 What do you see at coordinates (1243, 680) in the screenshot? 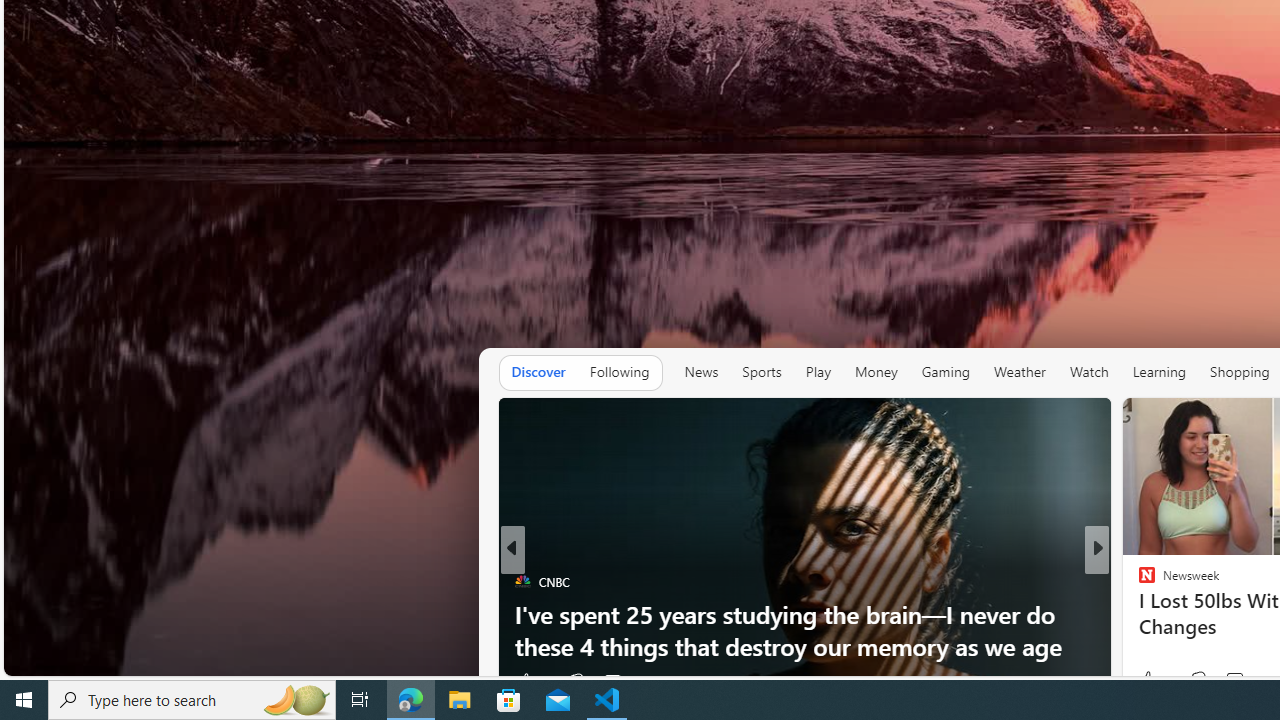
I see `'View comments 38 Comment'` at bounding box center [1243, 680].